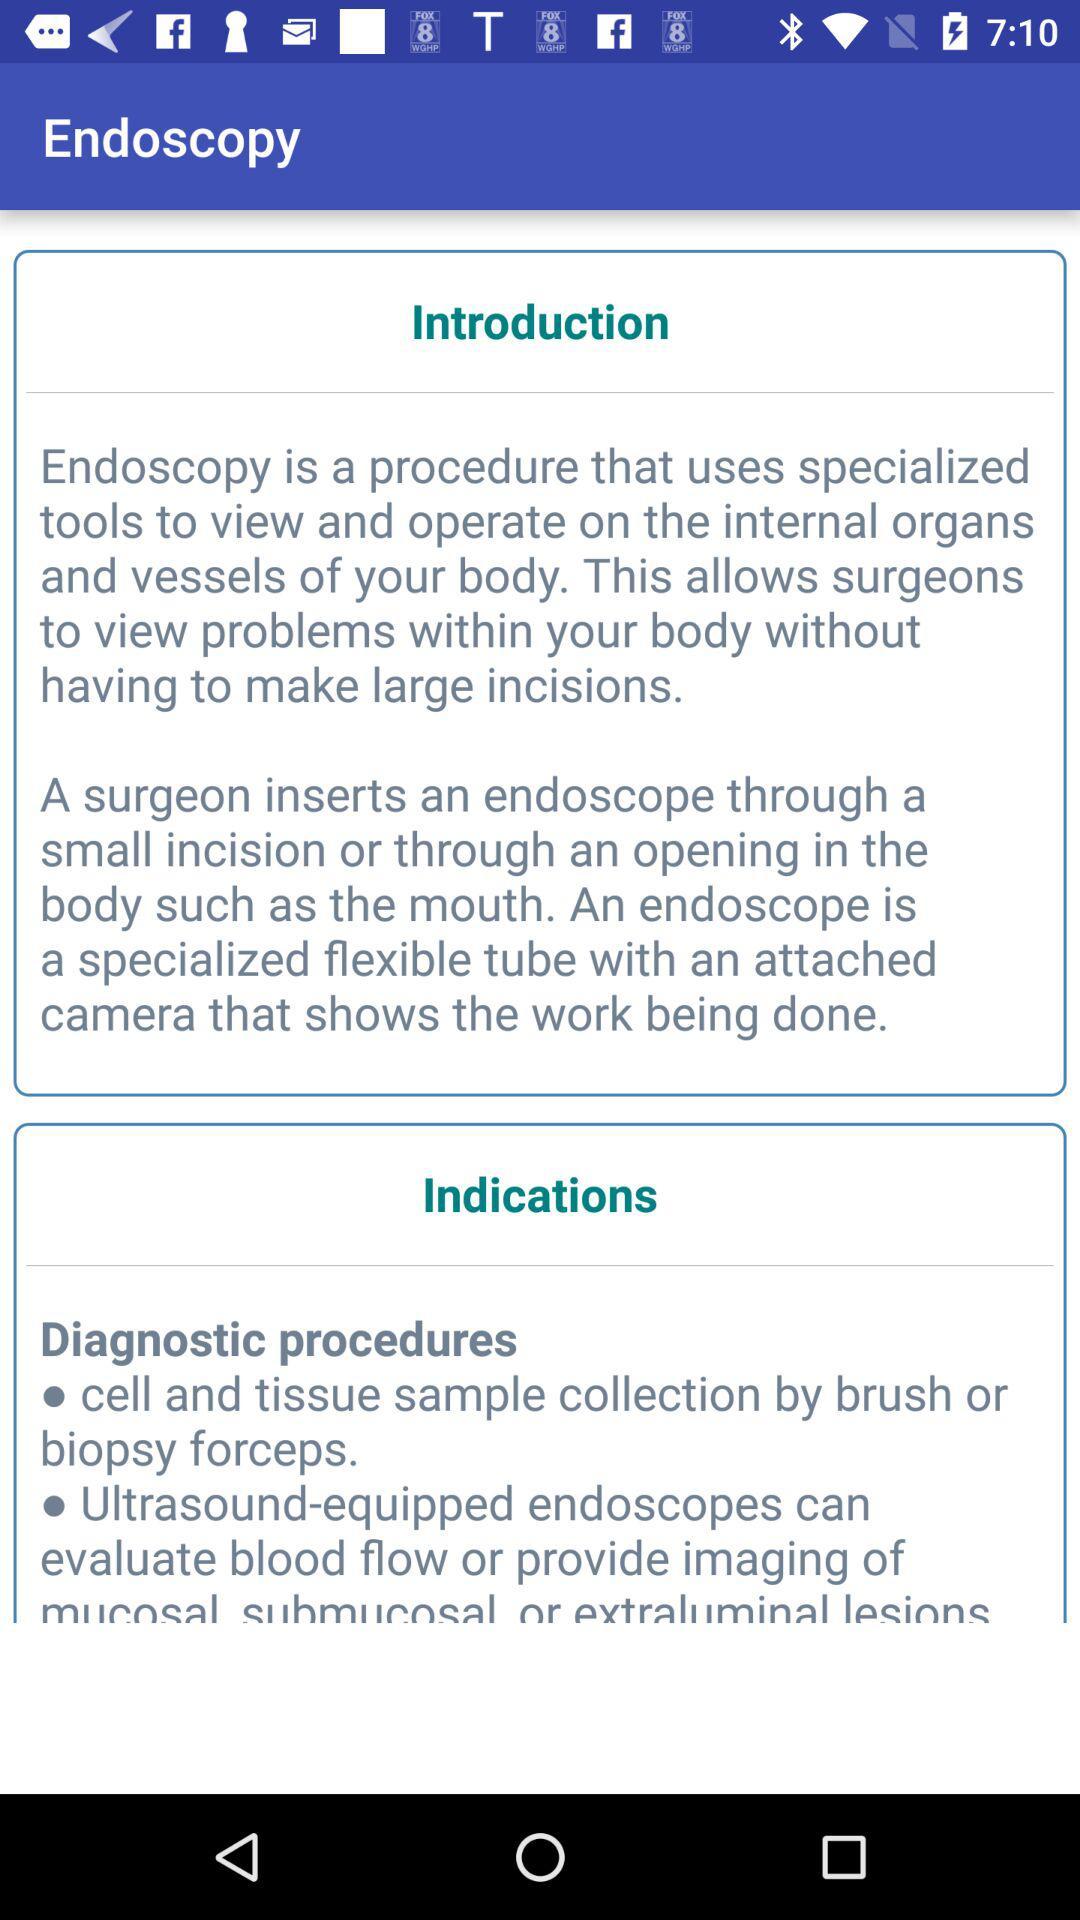 The width and height of the screenshot is (1080, 1920). What do you see at coordinates (540, 737) in the screenshot?
I see `endoscopy is a icon` at bounding box center [540, 737].